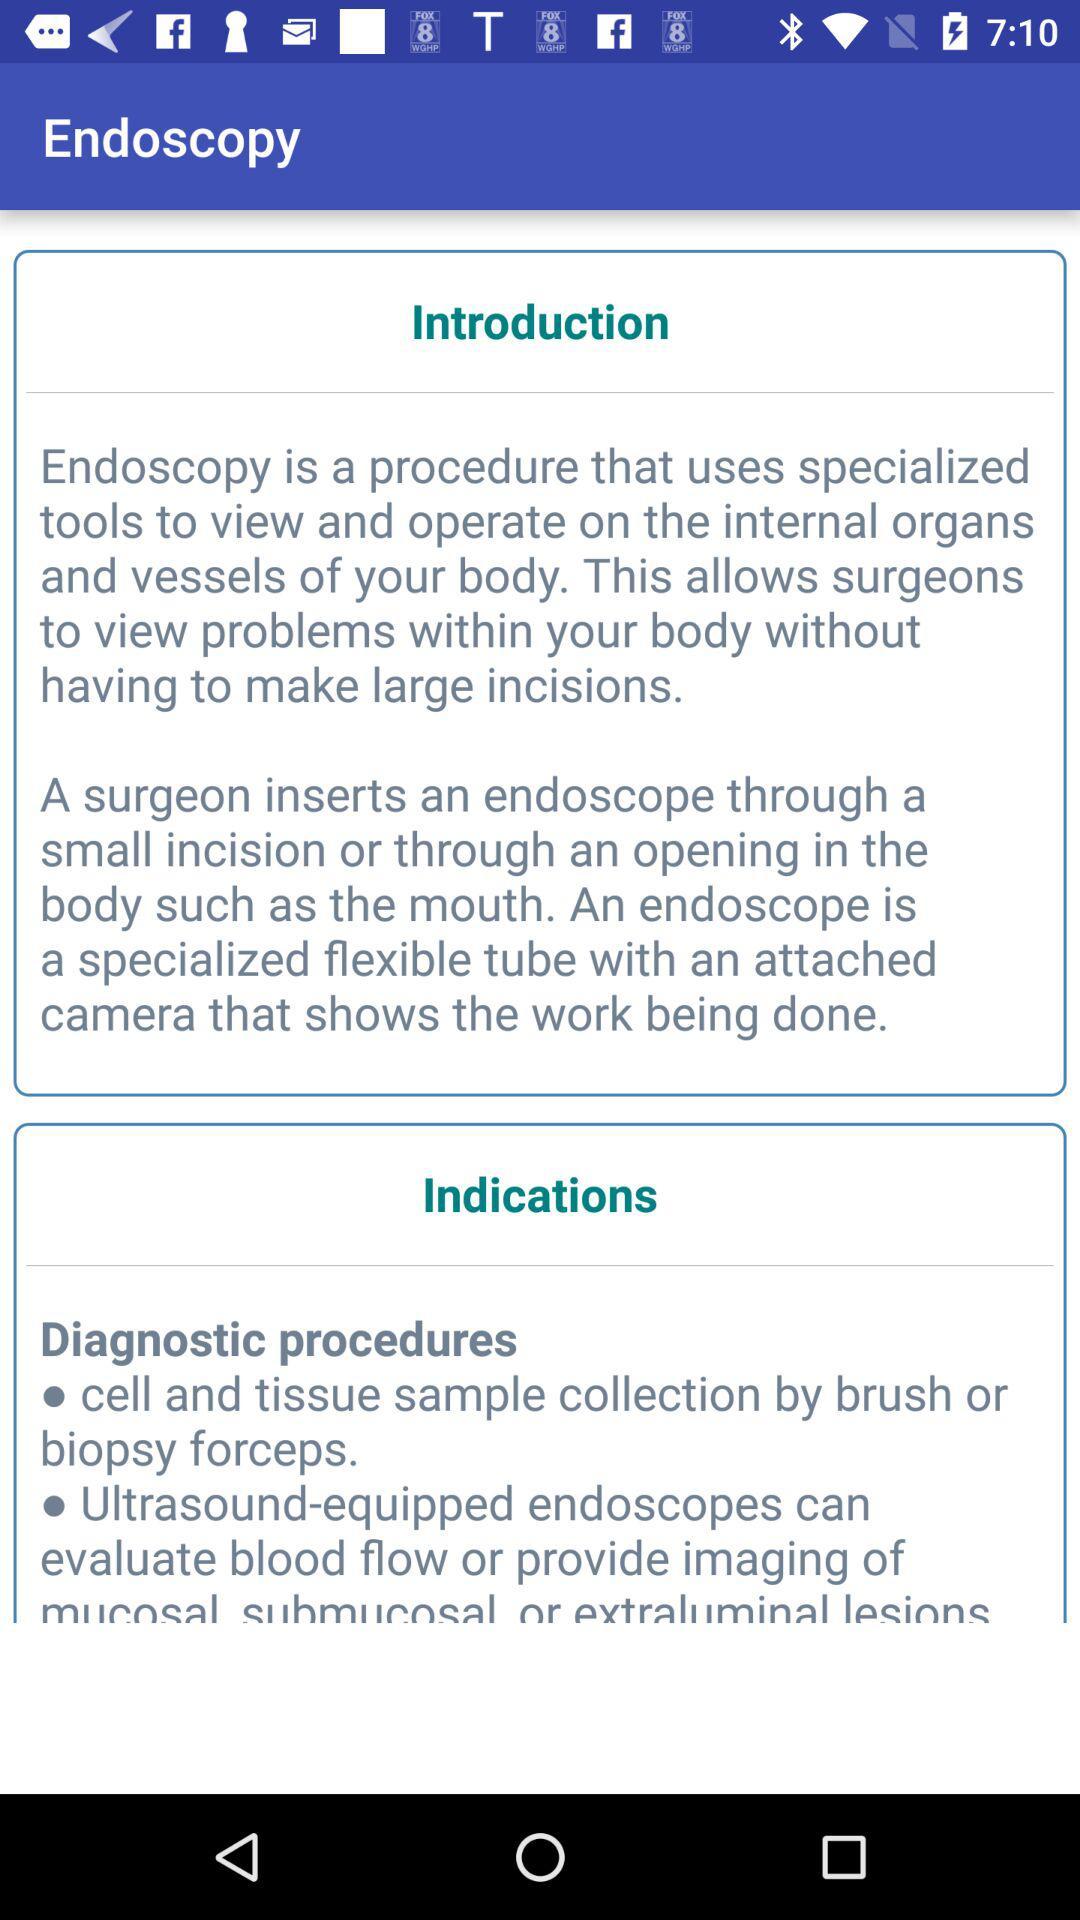 The width and height of the screenshot is (1080, 1920). What do you see at coordinates (540, 737) in the screenshot?
I see `endoscopy is a icon` at bounding box center [540, 737].